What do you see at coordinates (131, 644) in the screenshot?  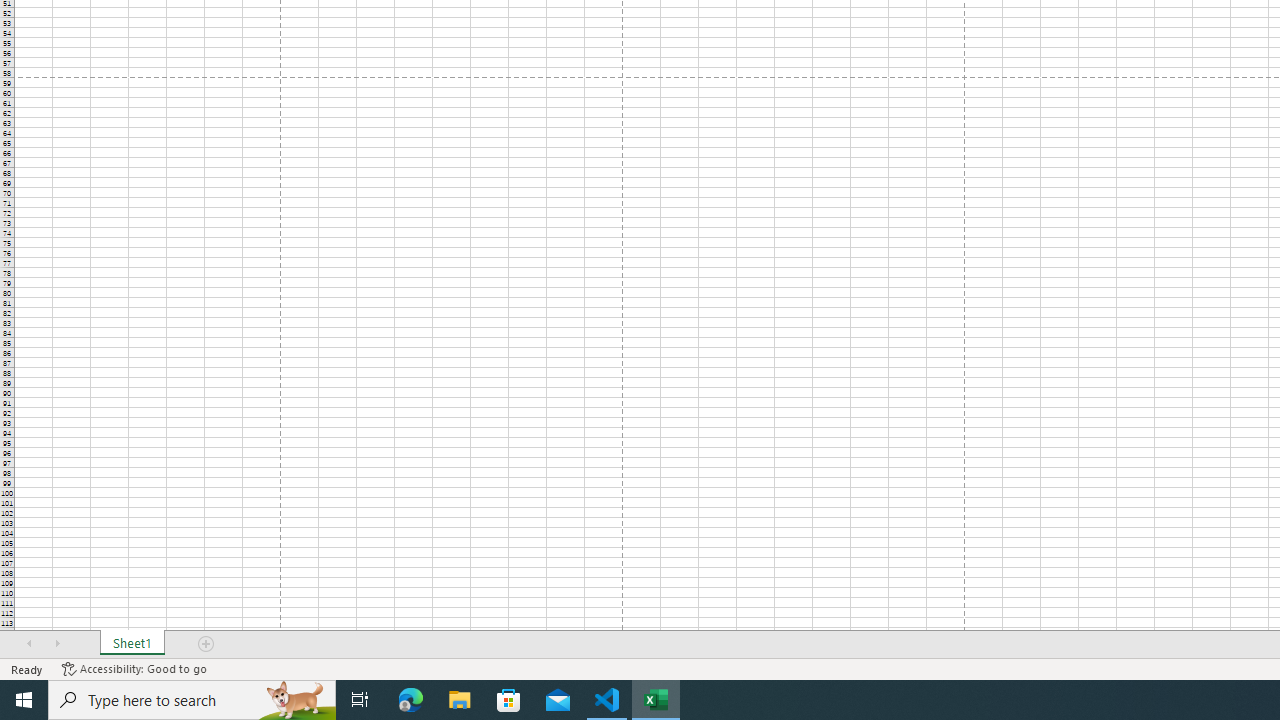 I see `'Sheet1'` at bounding box center [131, 644].